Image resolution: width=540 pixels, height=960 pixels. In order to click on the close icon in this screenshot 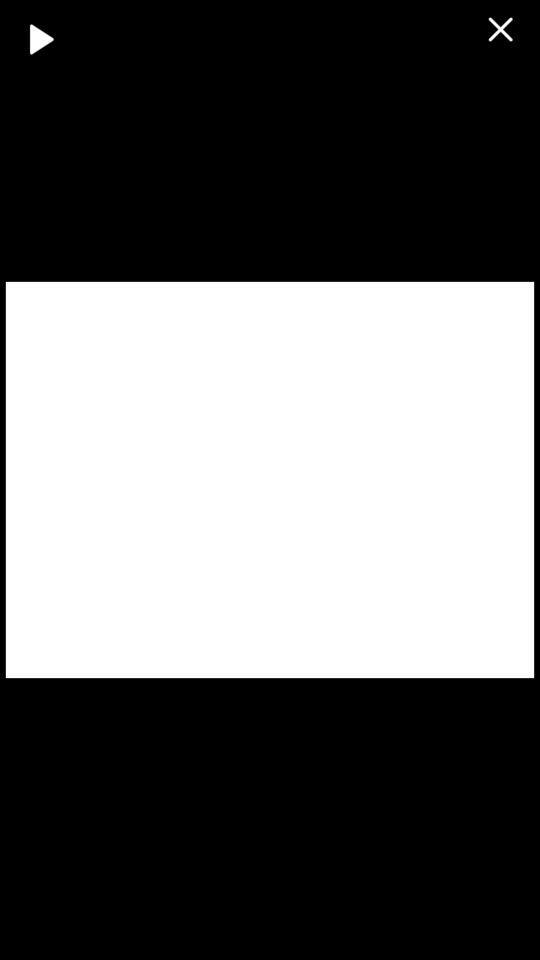, I will do `click(499, 28)`.